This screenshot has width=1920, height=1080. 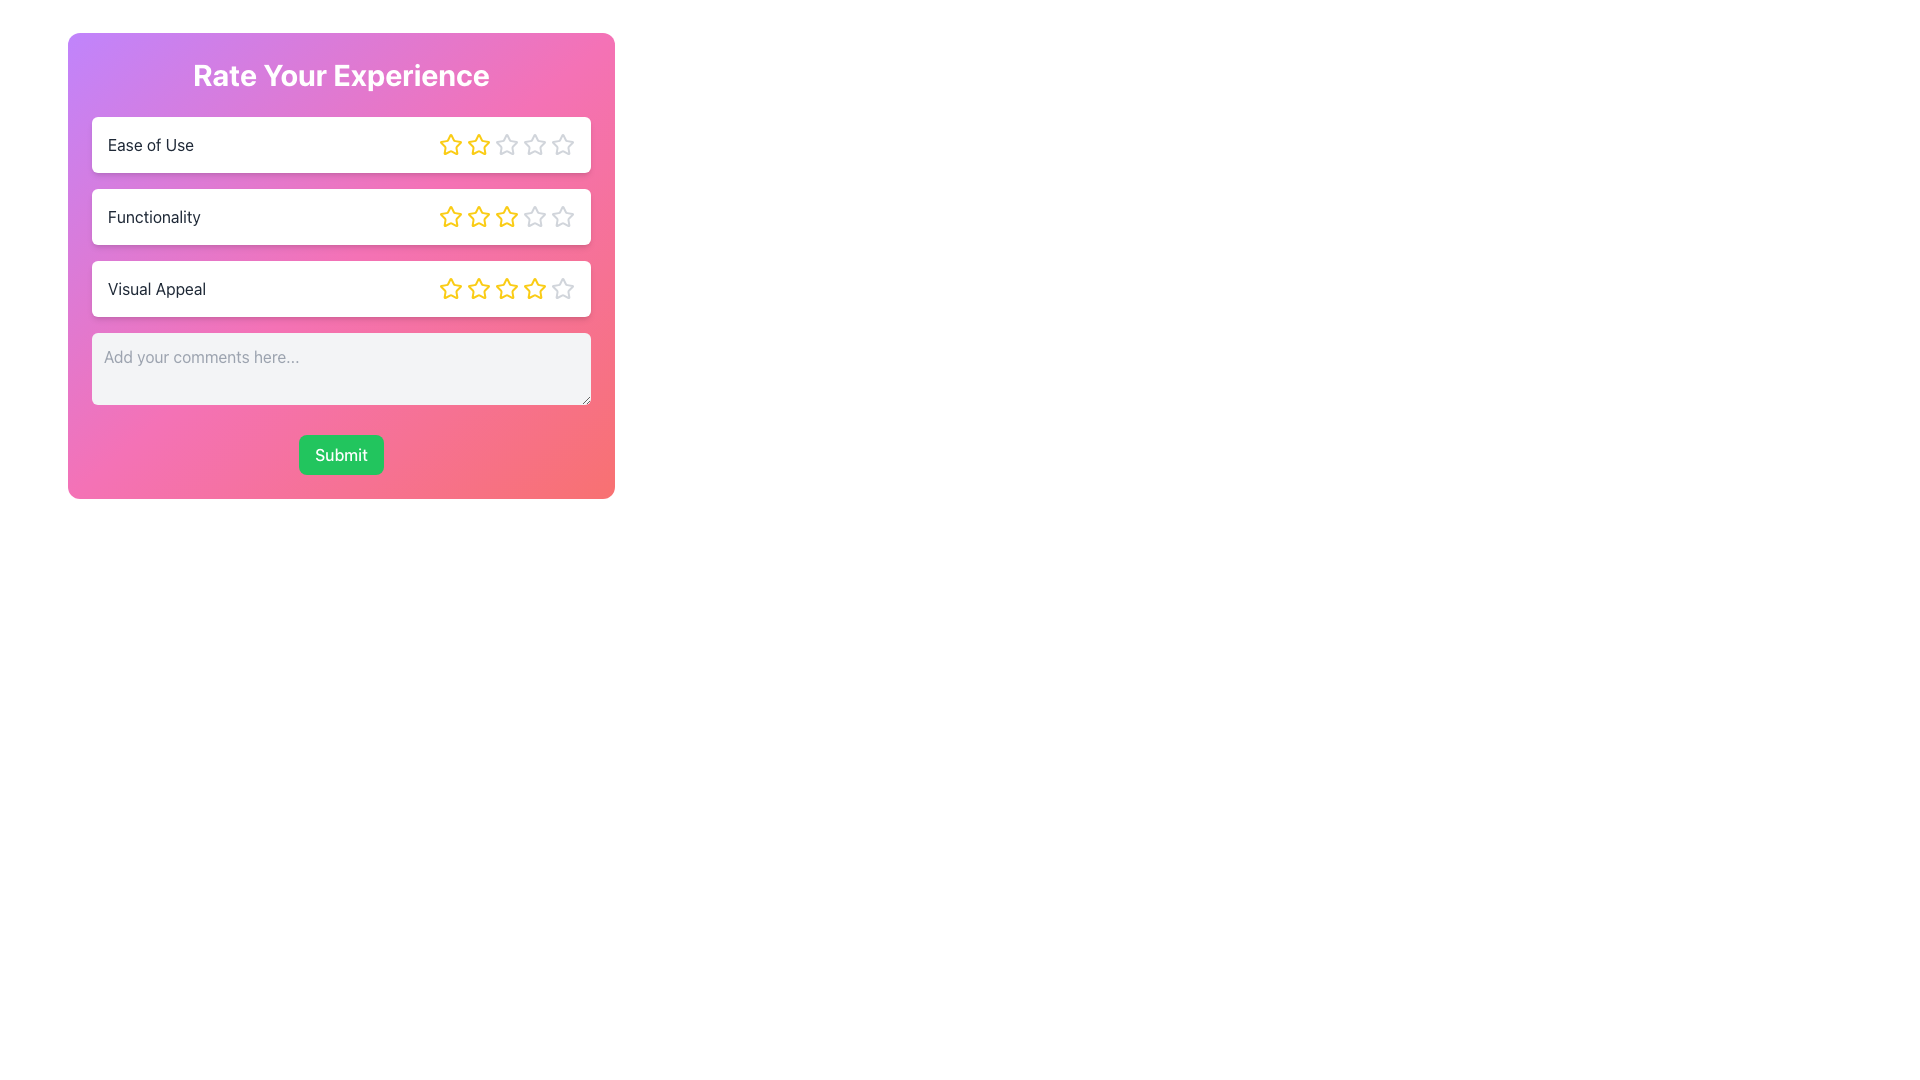 I want to click on the first yellow star icon for rating 'Functionality', so click(x=450, y=216).